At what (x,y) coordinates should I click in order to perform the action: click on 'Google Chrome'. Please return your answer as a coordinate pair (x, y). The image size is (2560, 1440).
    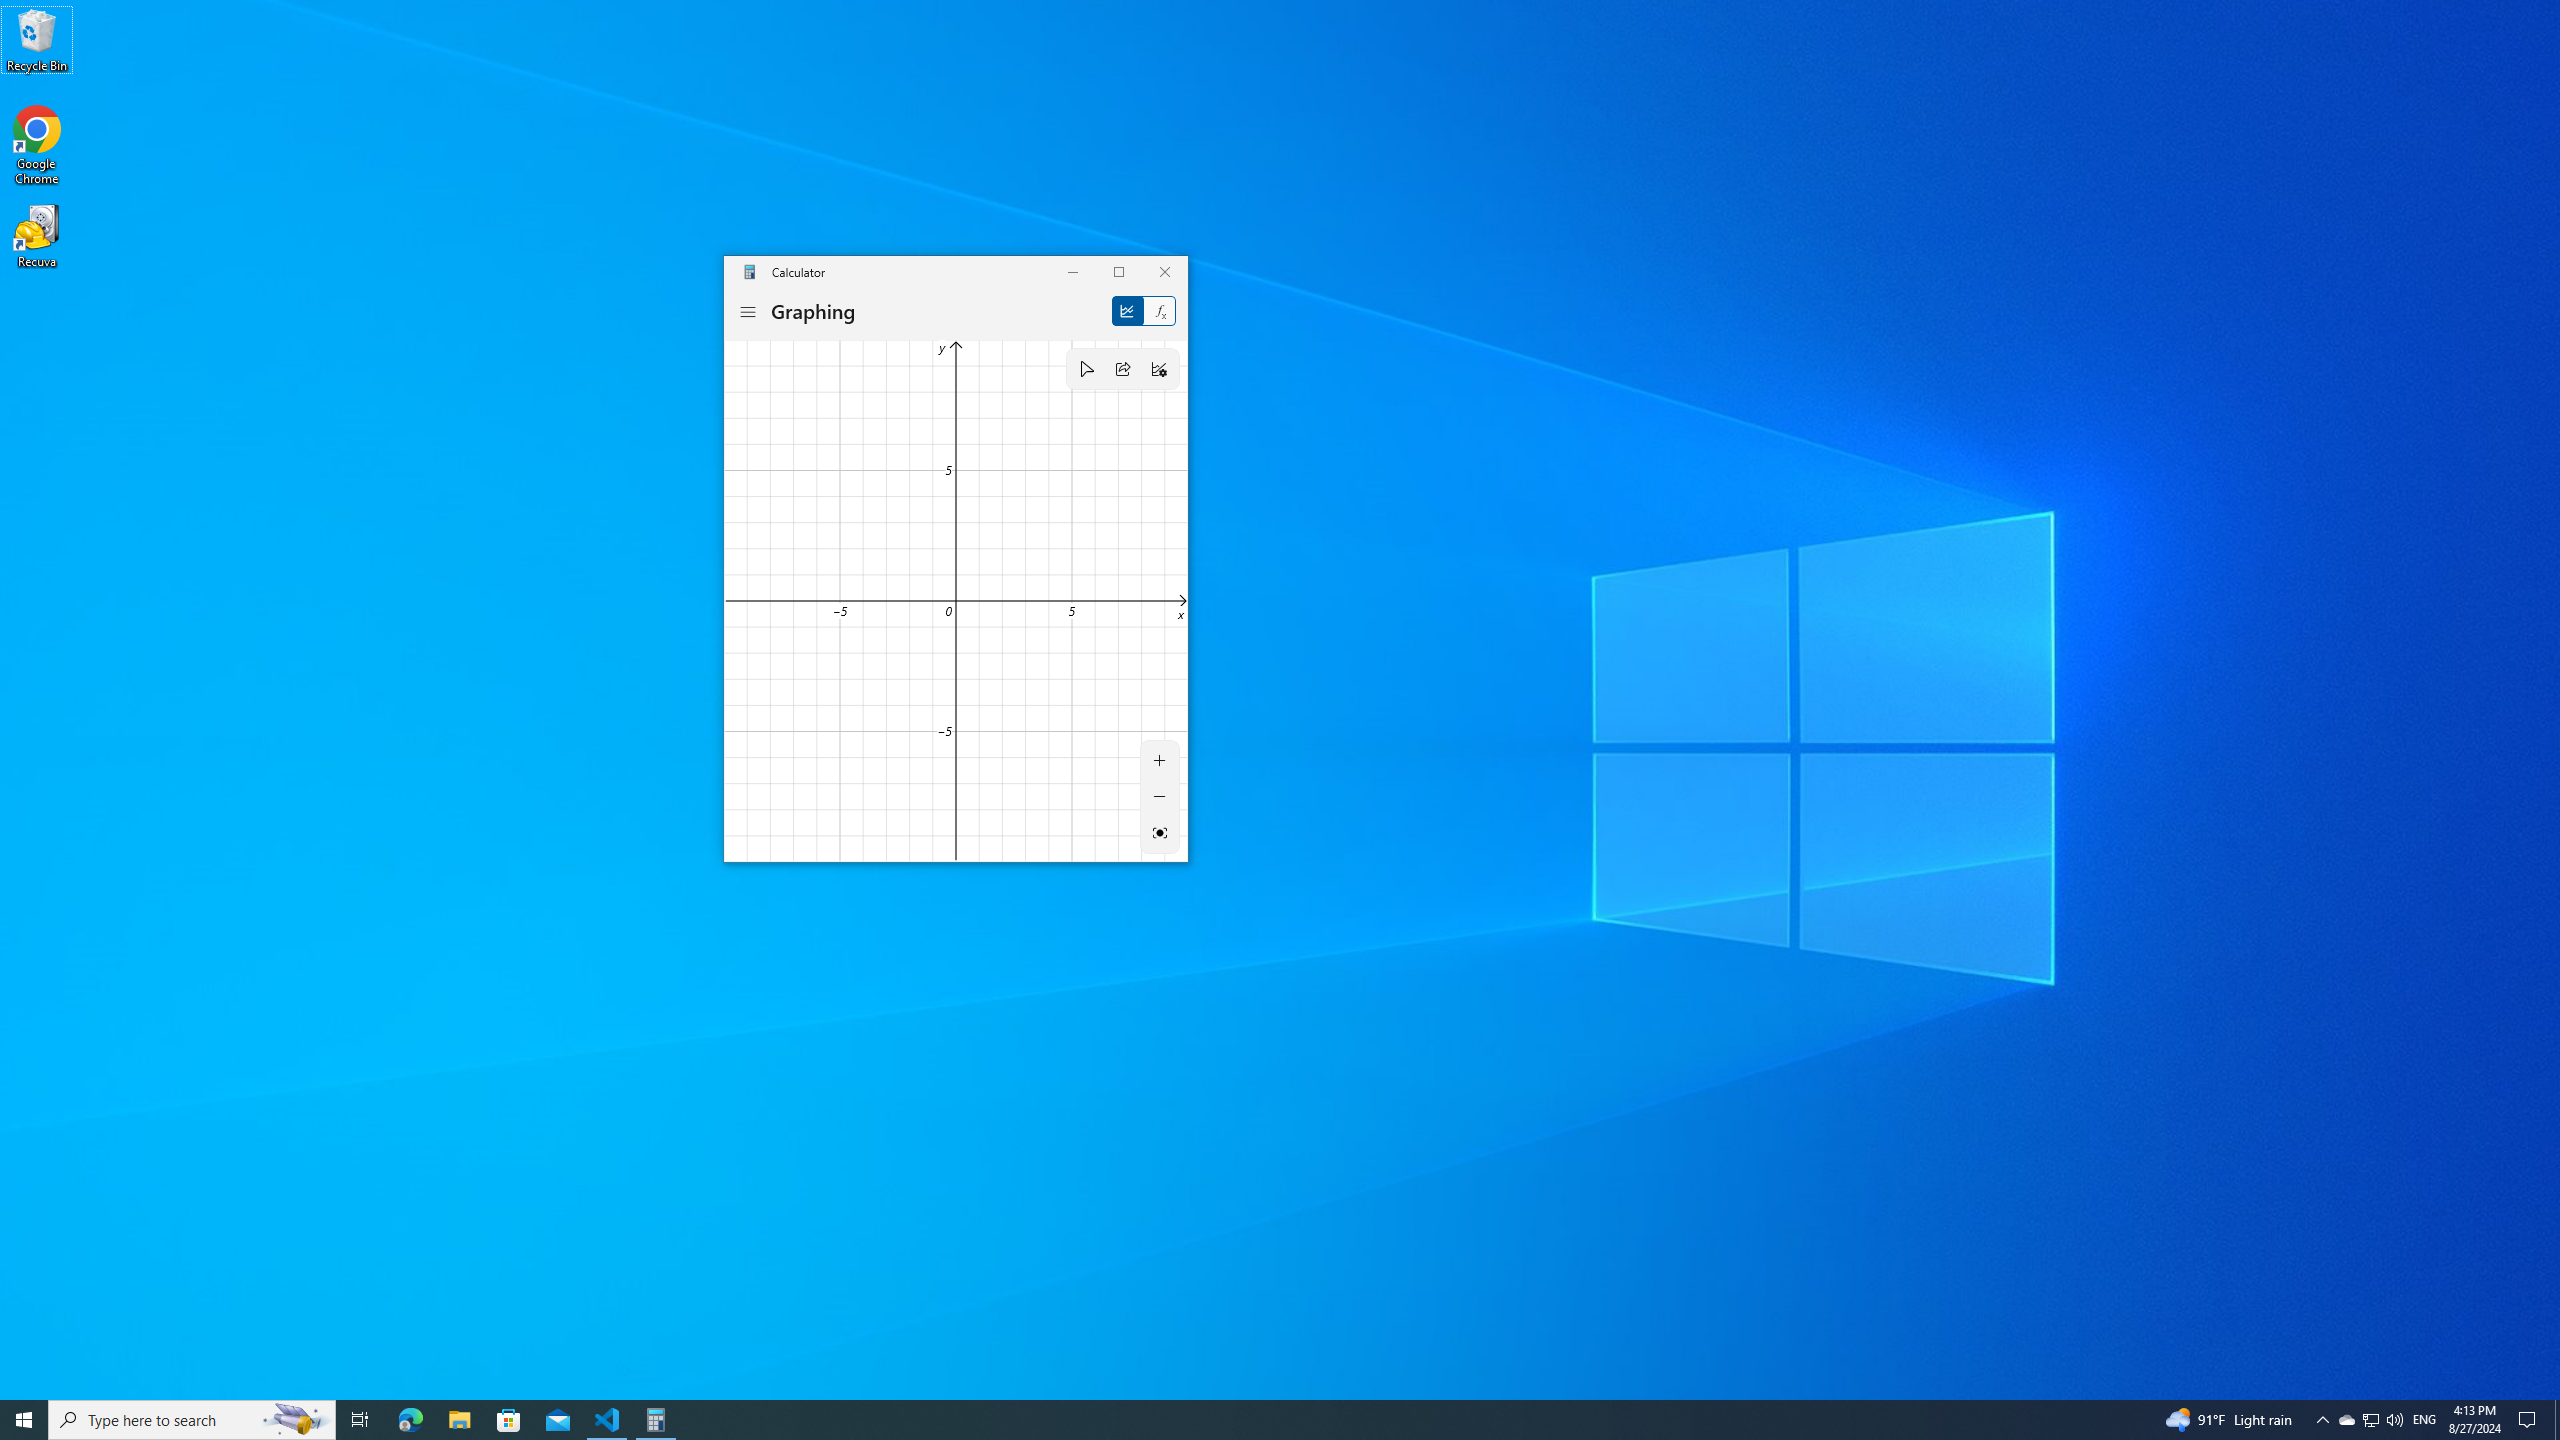
    Looking at the image, I should click on (36, 145).